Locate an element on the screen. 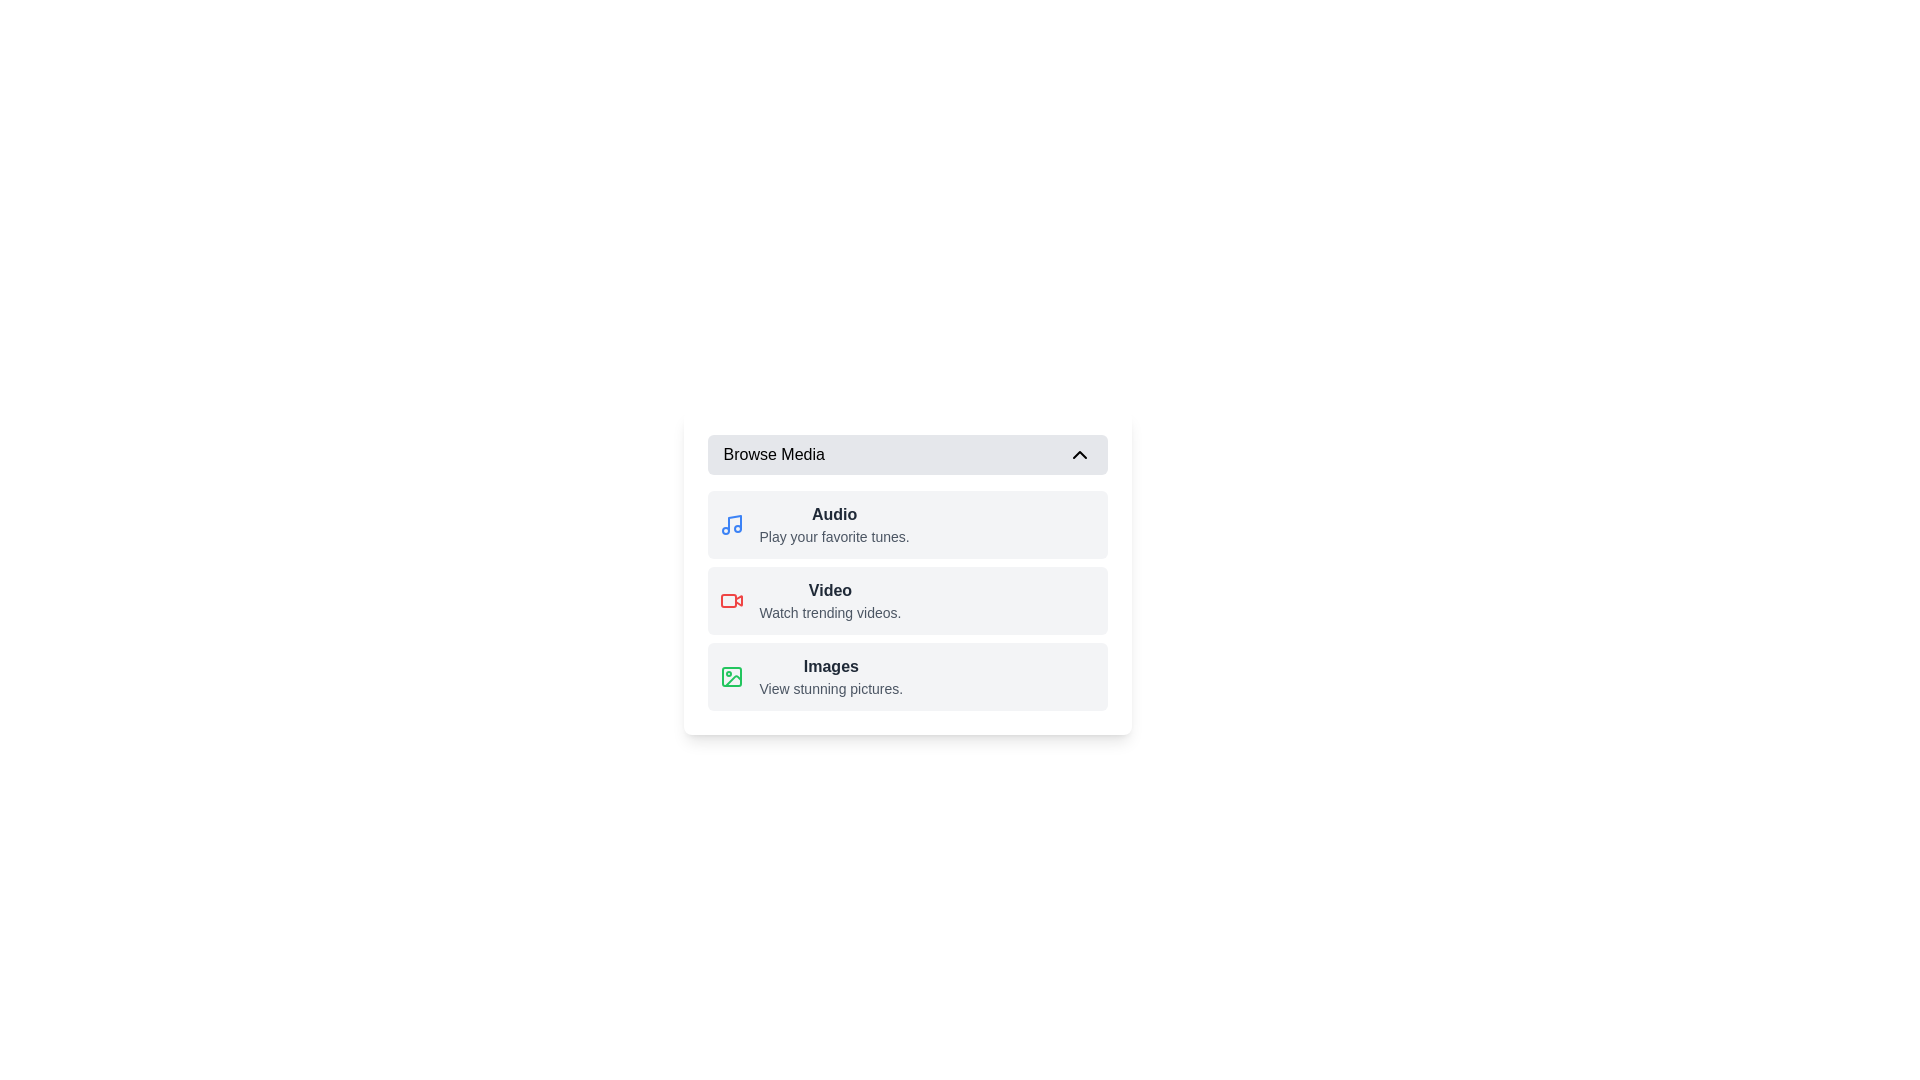 This screenshot has height=1080, width=1920. the collapsible button at the top of the media options card is located at coordinates (906, 455).